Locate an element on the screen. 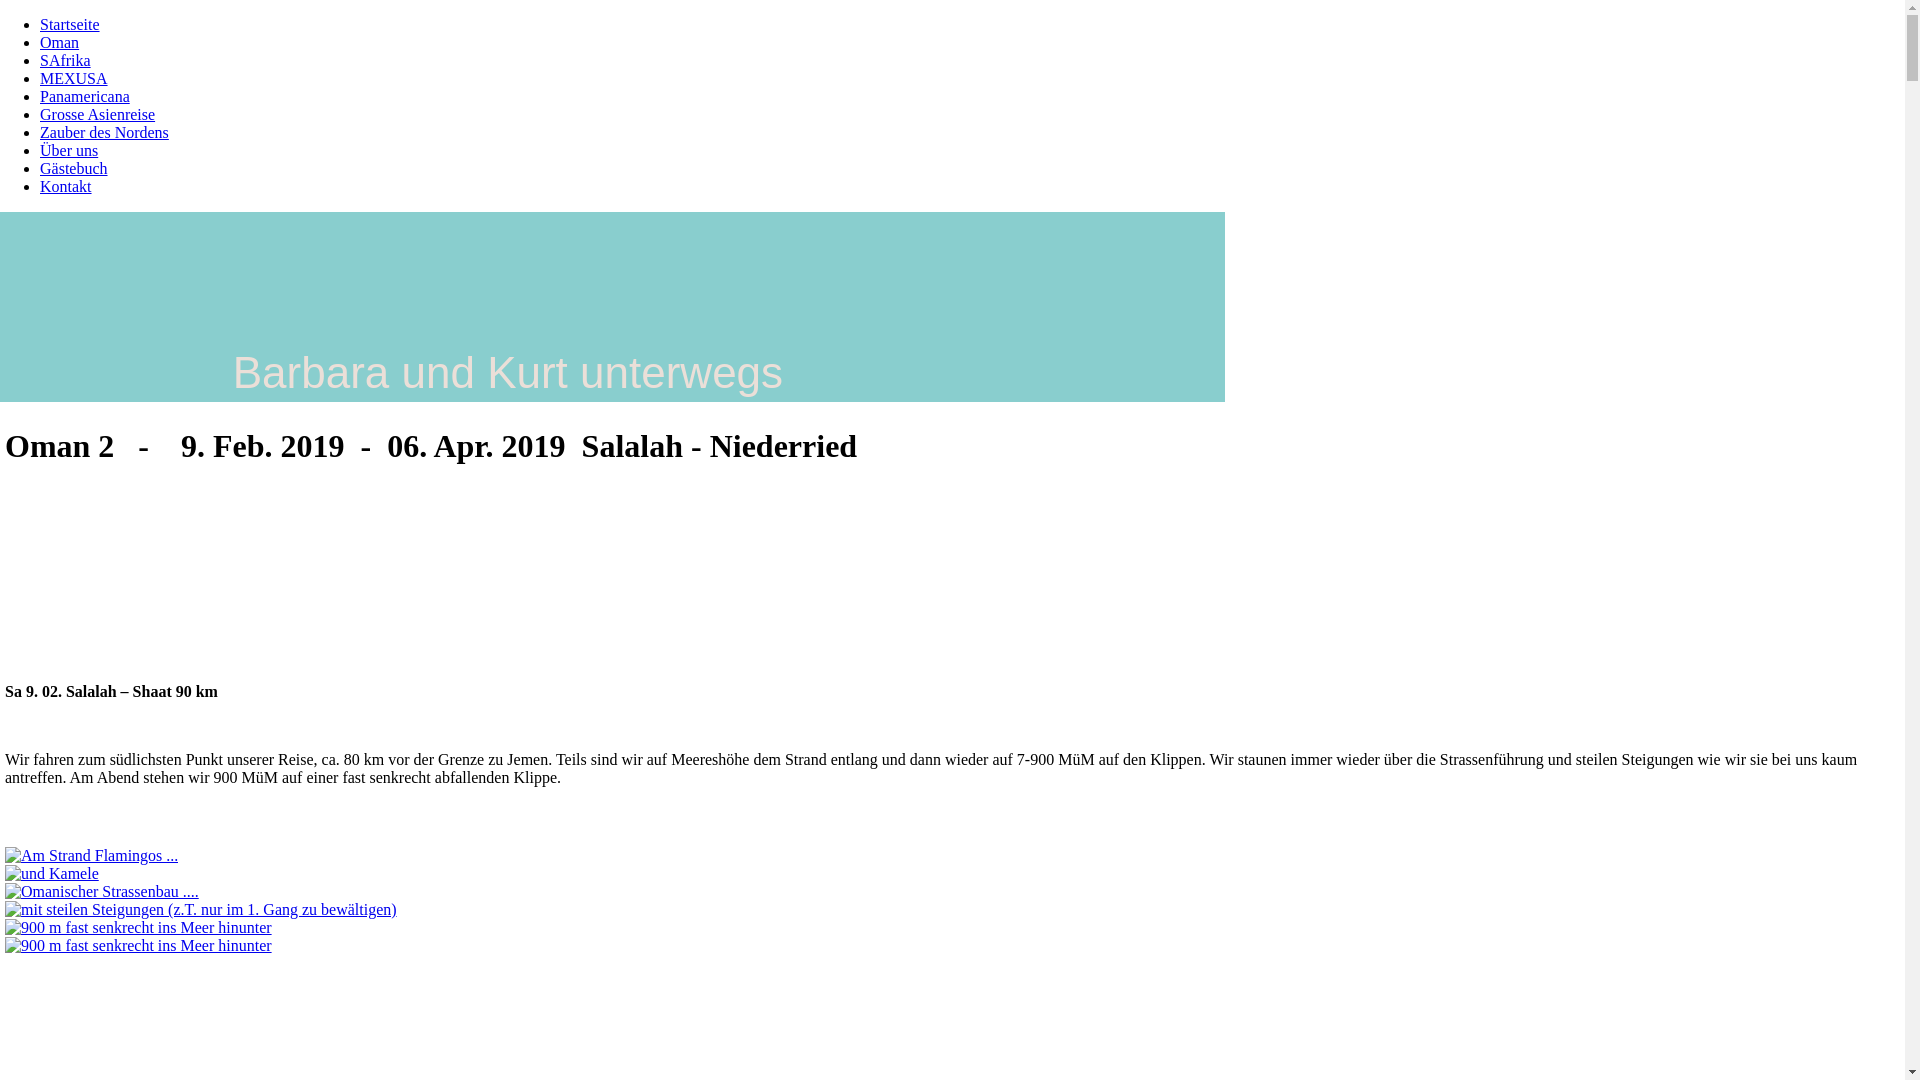 Image resolution: width=1920 pixels, height=1080 pixels. 'Panamericana' is located at coordinates (84, 96).